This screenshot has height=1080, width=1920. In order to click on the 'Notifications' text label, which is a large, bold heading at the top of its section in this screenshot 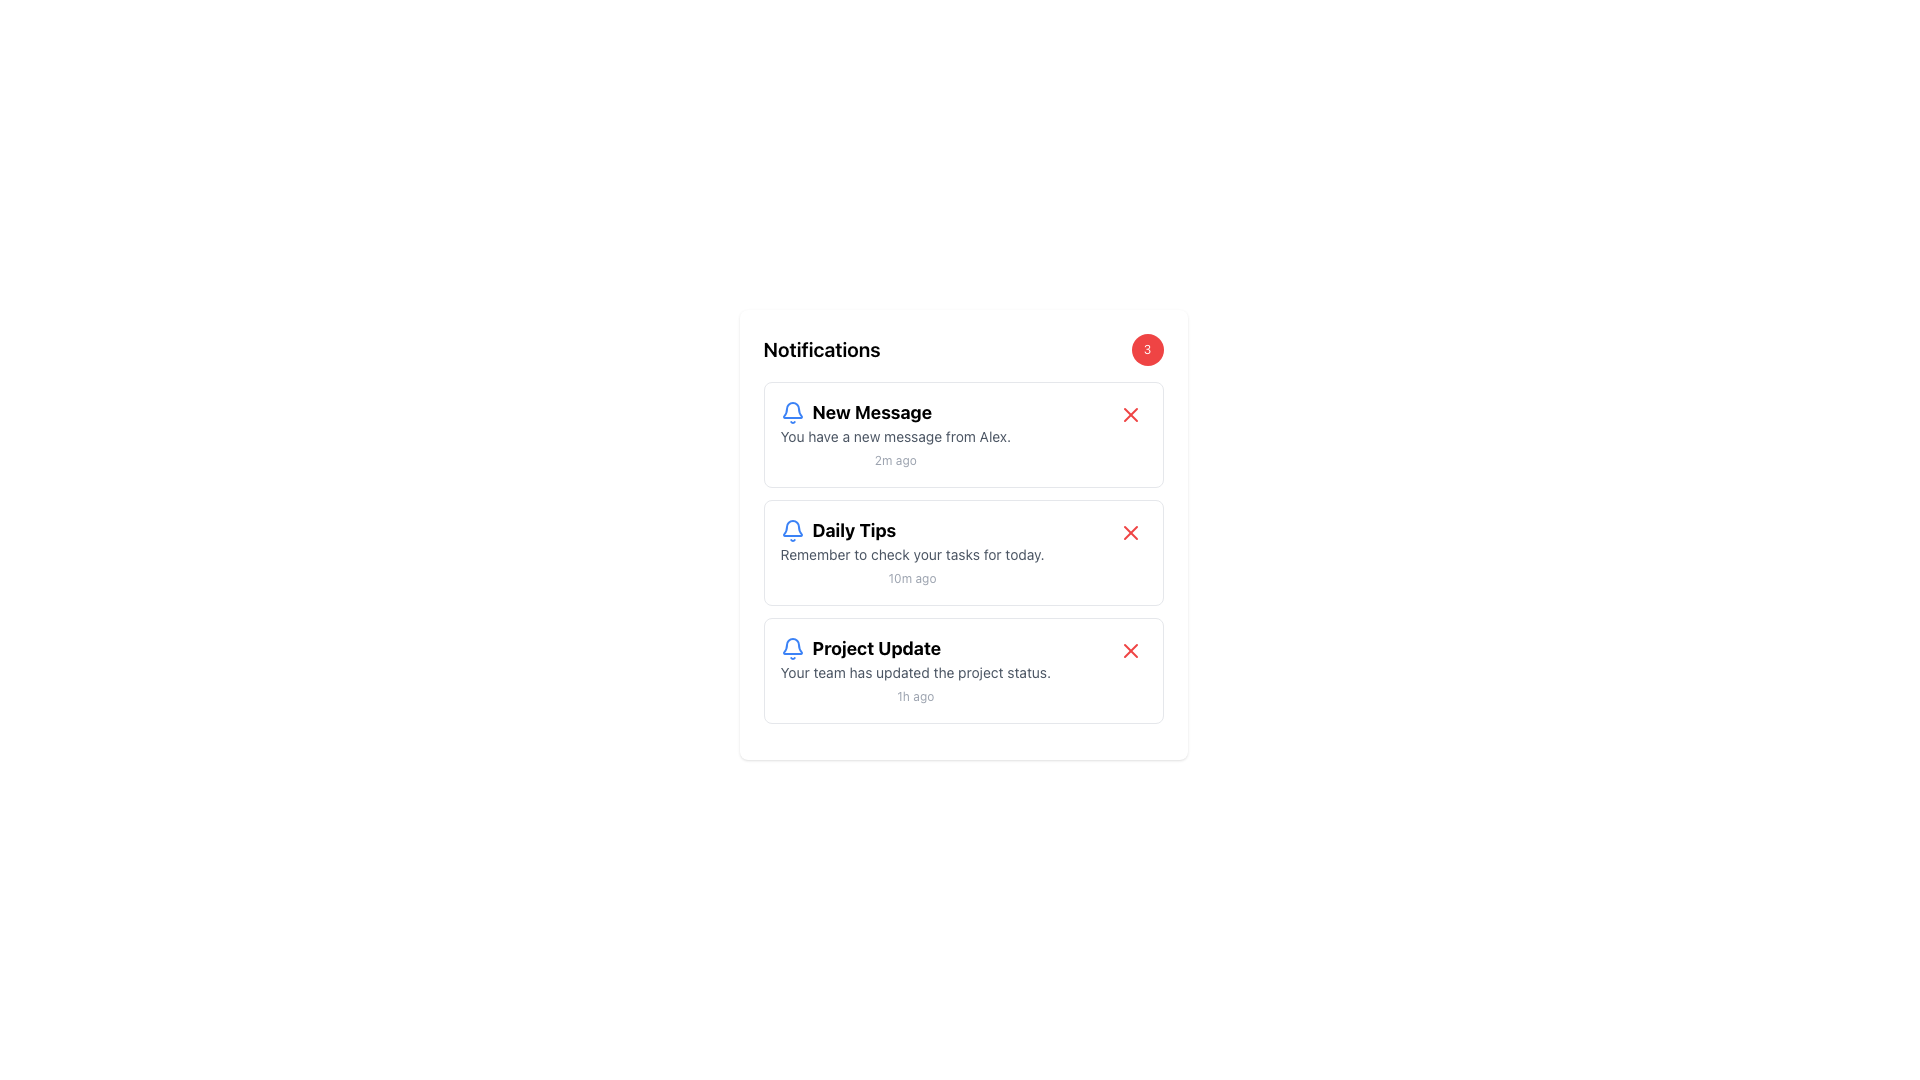, I will do `click(822, 349)`.